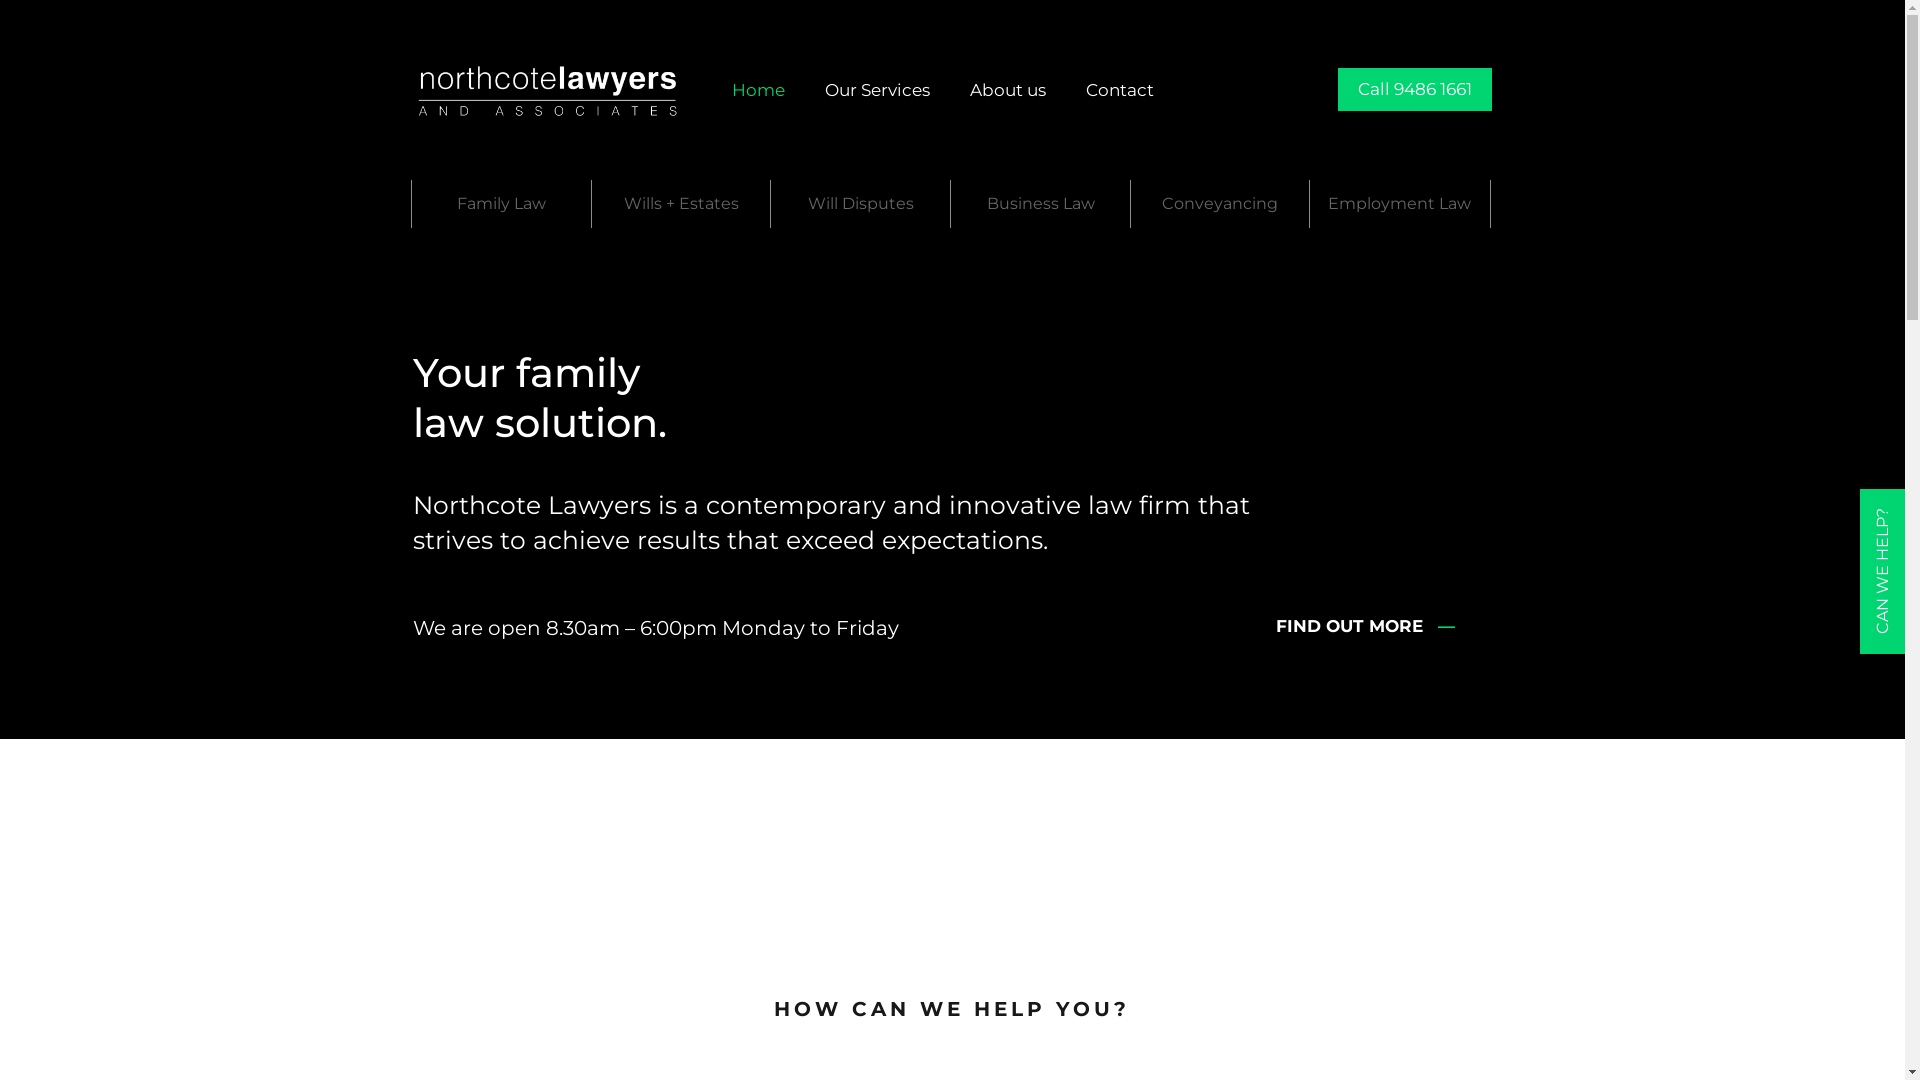  What do you see at coordinates (860, 204) in the screenshot?
I see `'Will Disputes'` at bounding box center [860, 204].